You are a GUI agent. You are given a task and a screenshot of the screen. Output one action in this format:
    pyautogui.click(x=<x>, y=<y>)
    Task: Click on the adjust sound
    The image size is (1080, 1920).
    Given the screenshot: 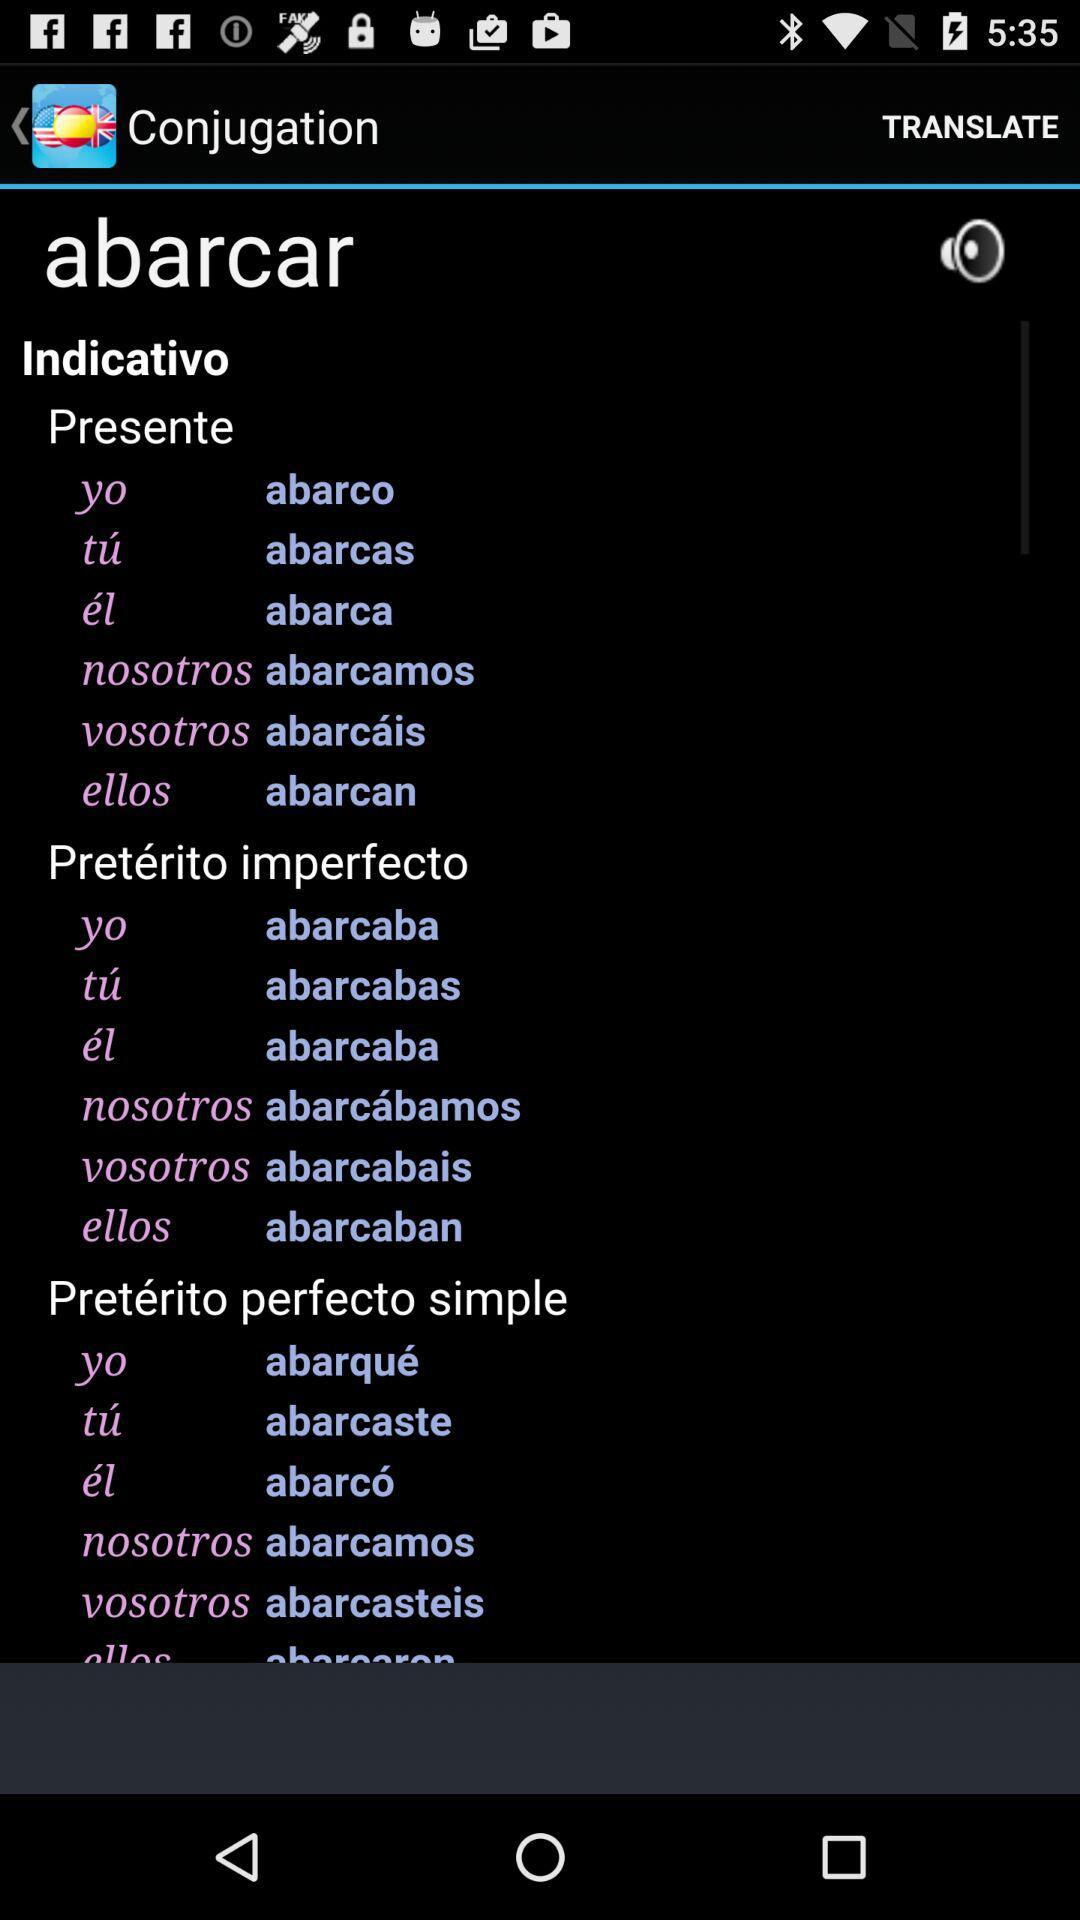 What is the action you would take?
    pyautogui.click(x=971, y=249)
    